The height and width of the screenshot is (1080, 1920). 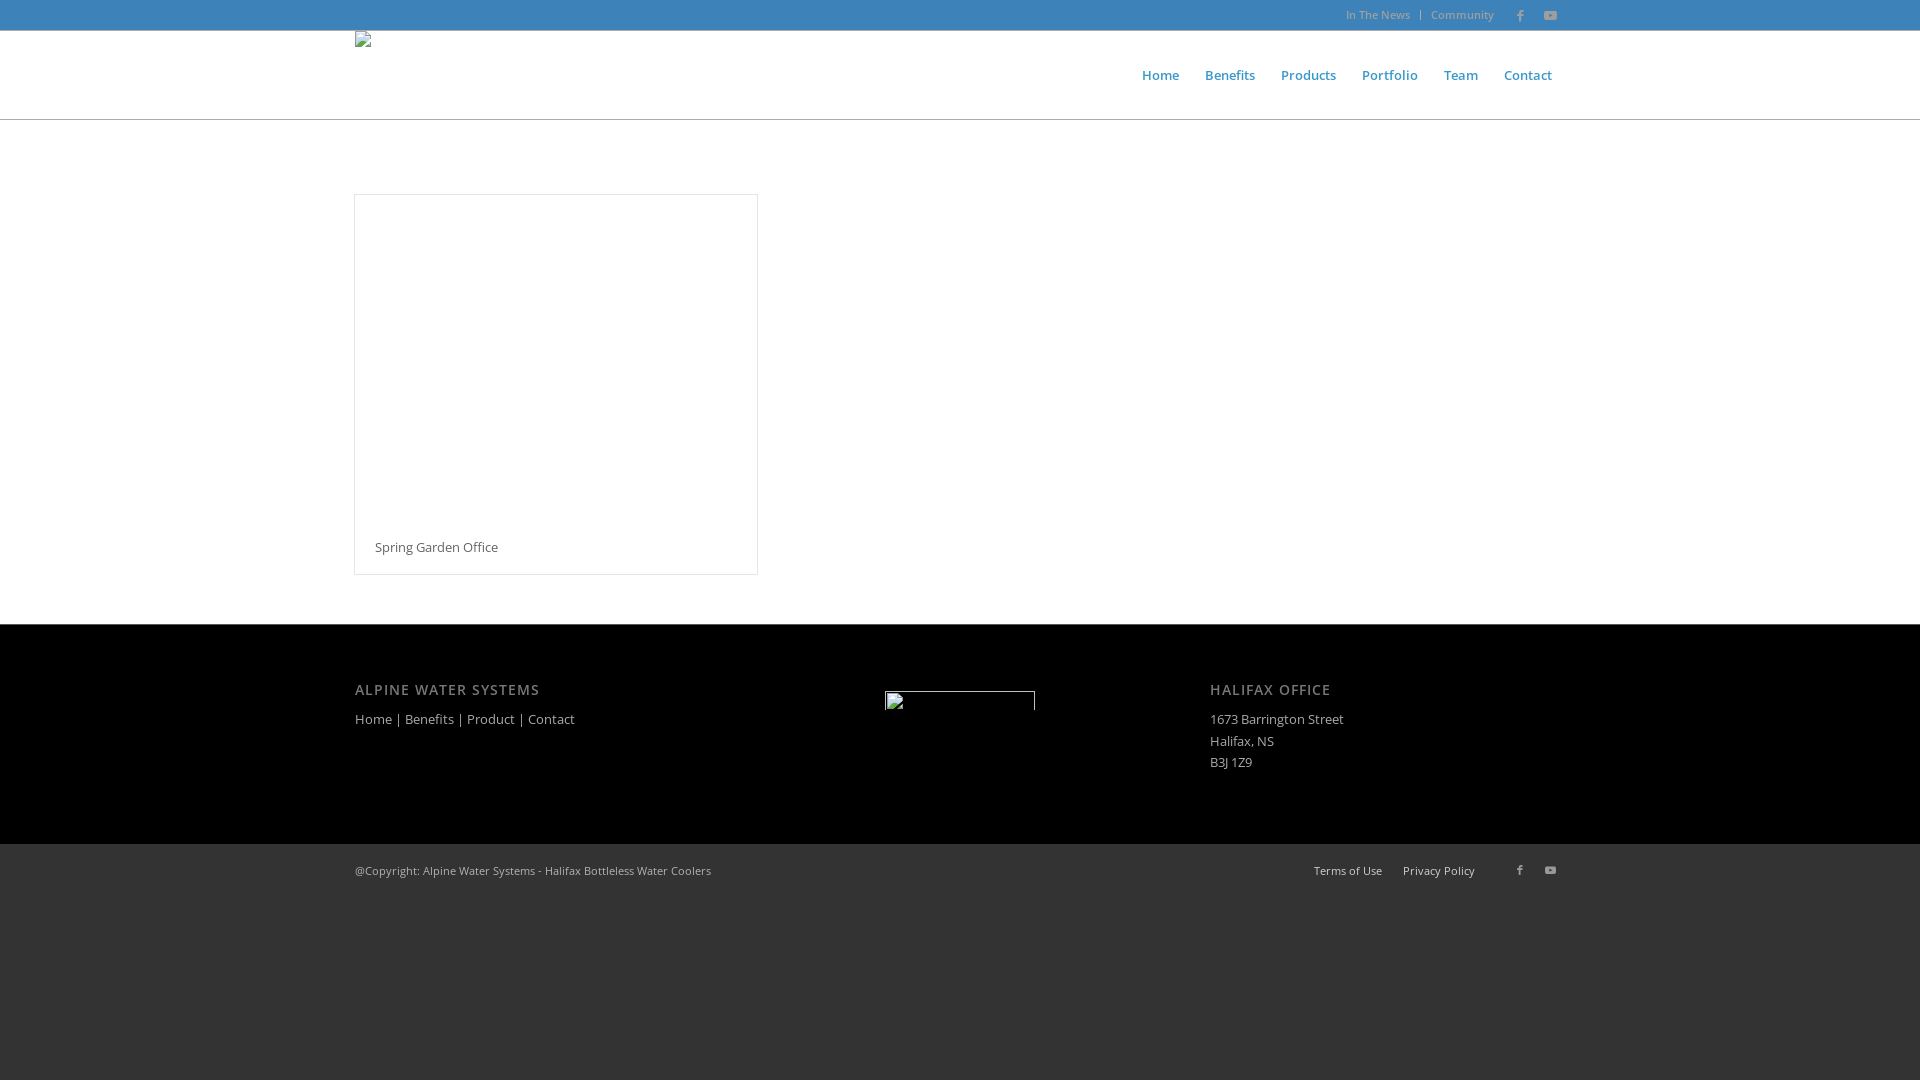 What do you see at coordinates (1462, 14) in the screenshot?
I see `'Community'` at bounding box center [1462, 14].